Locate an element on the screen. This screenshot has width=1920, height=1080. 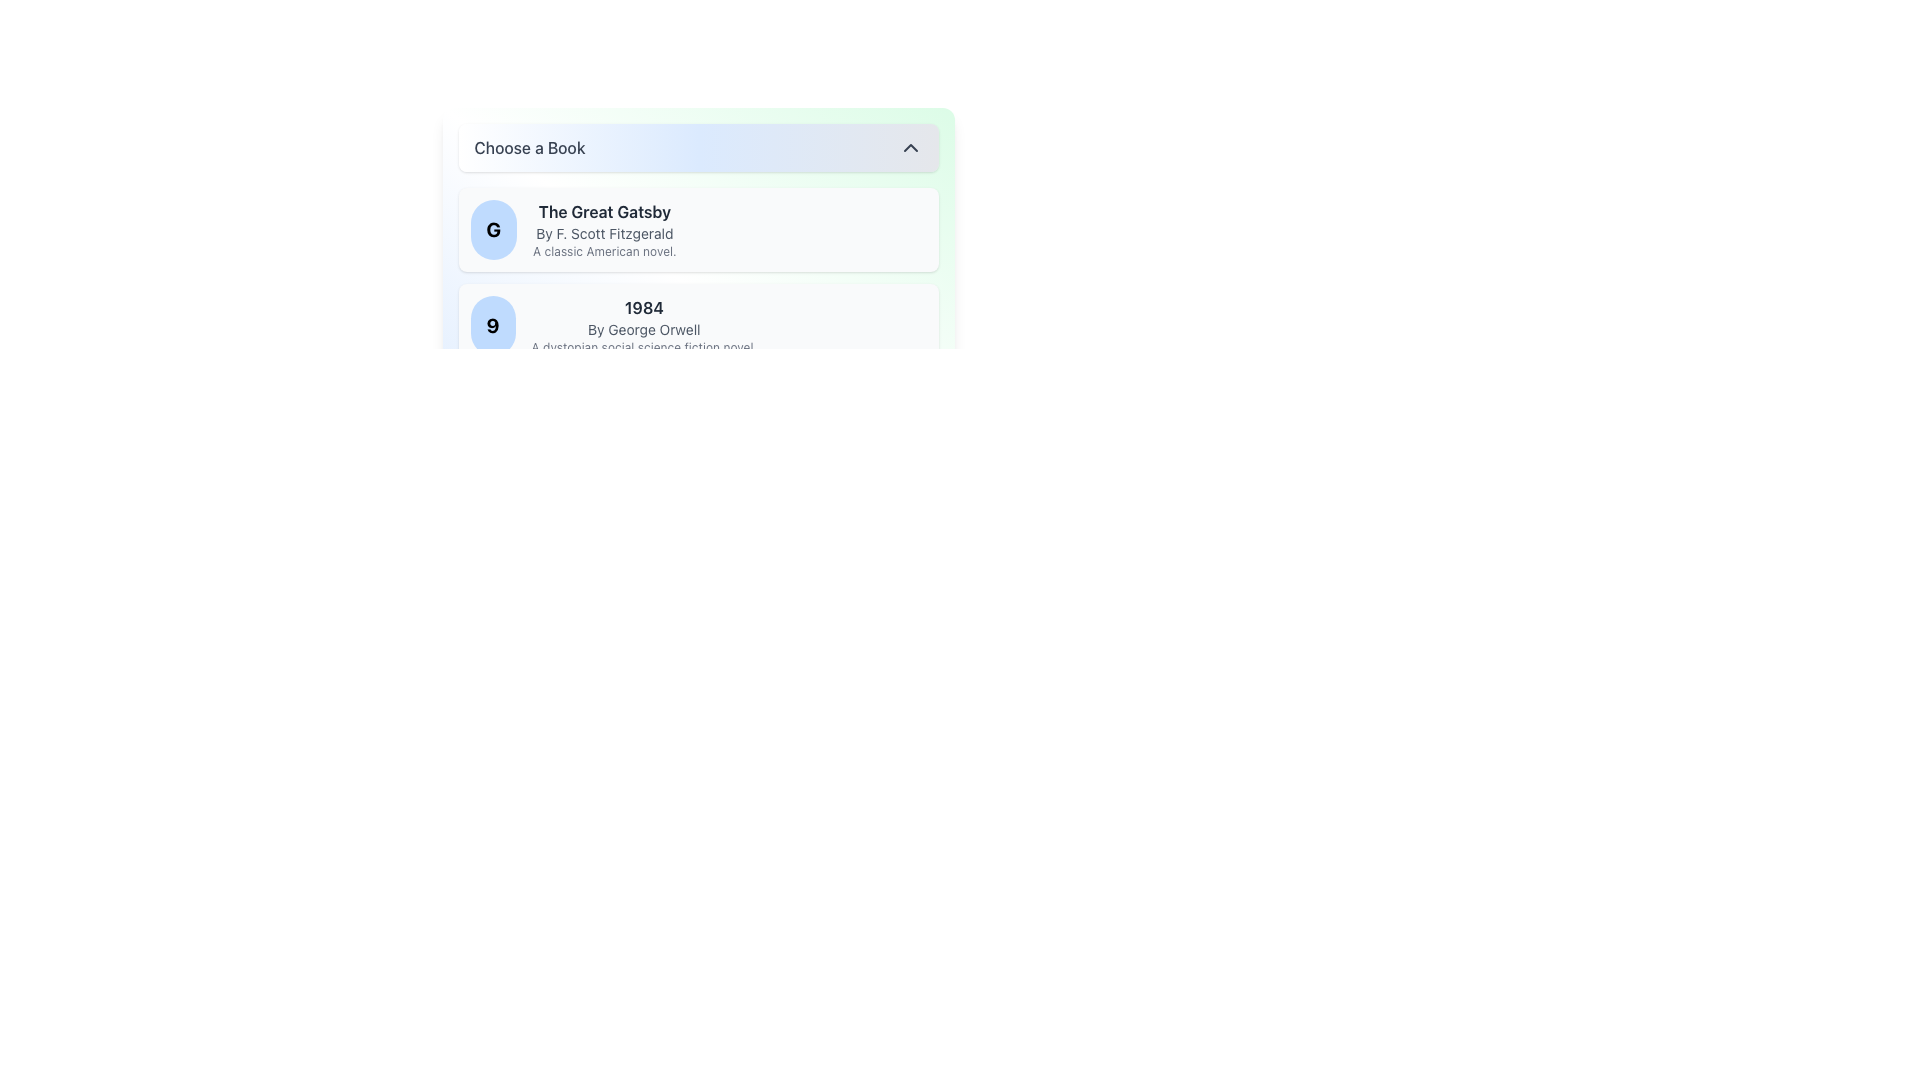
the chevron icon located at the top-right corner of the 'Choose a Book' section header is located at coordinates (909, 146).